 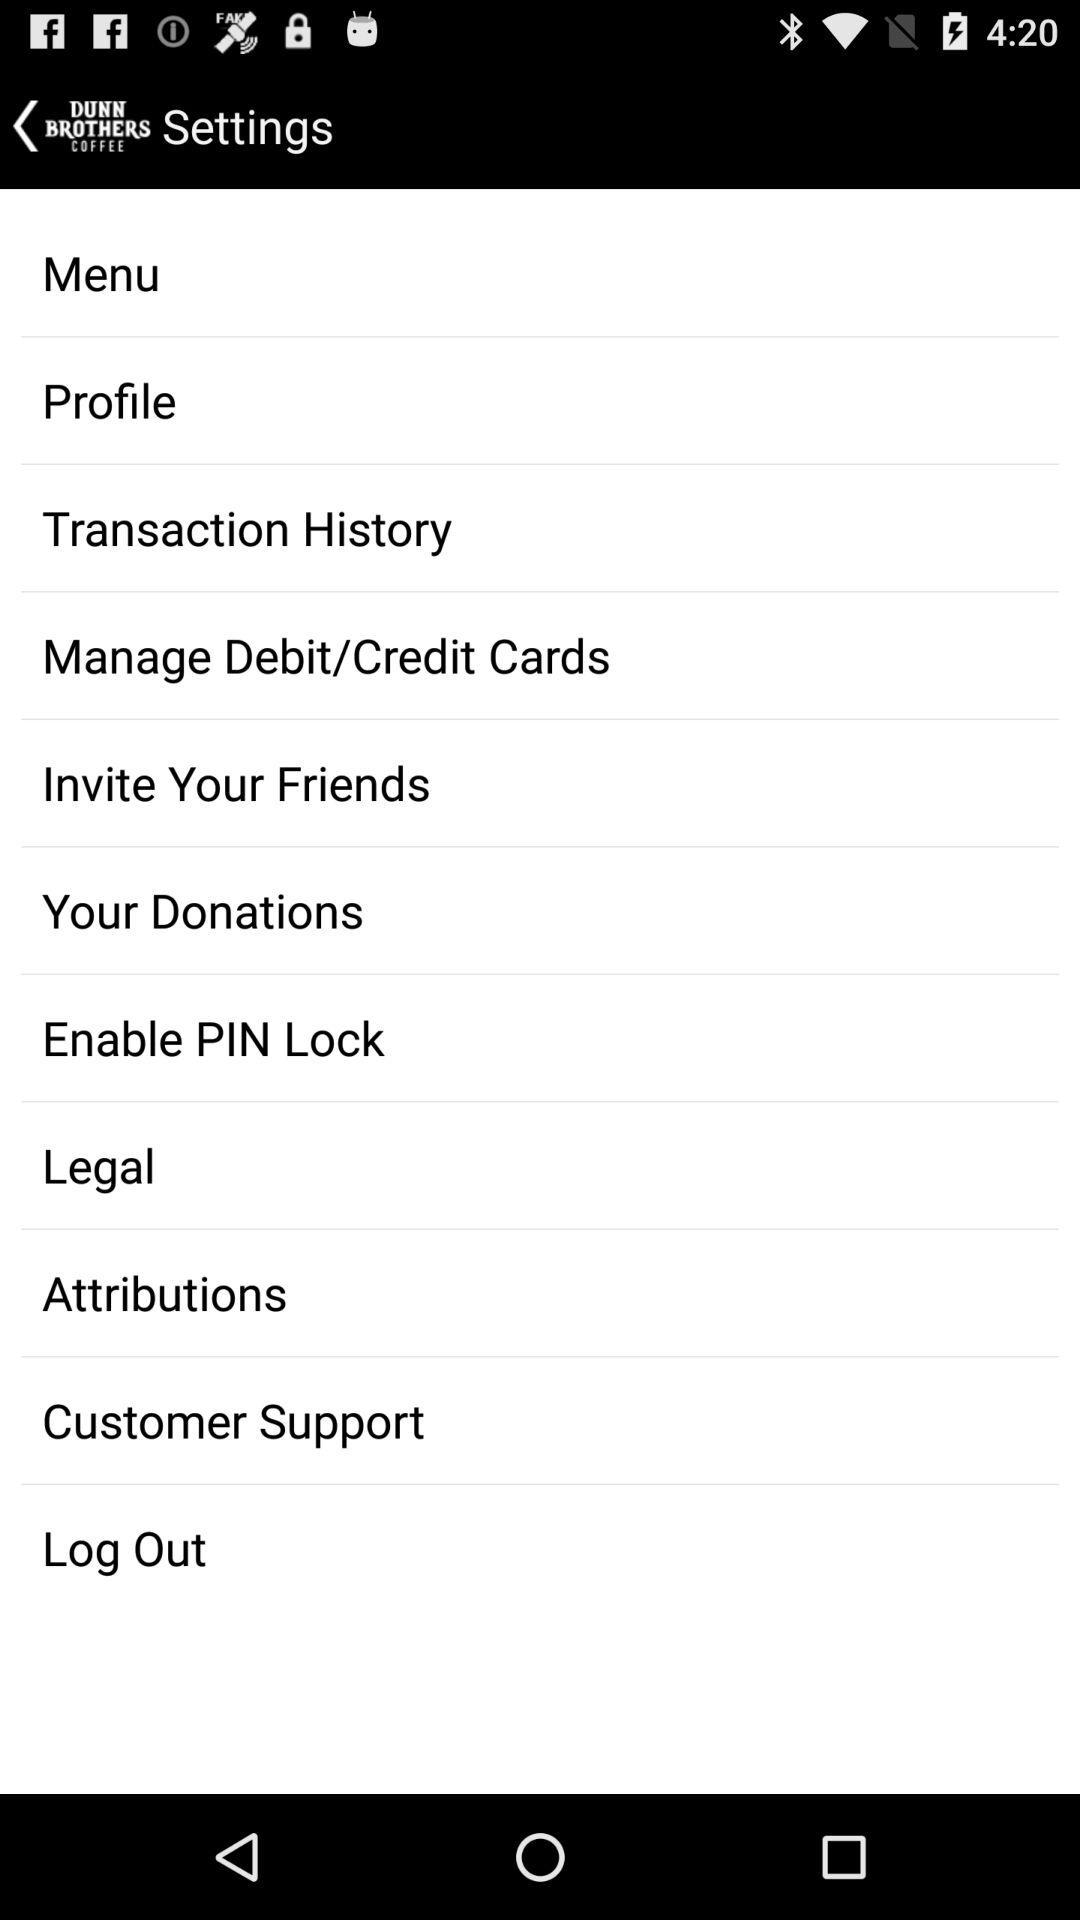 I want to click on the item below customer support icon, so click(x=540, y=1547).